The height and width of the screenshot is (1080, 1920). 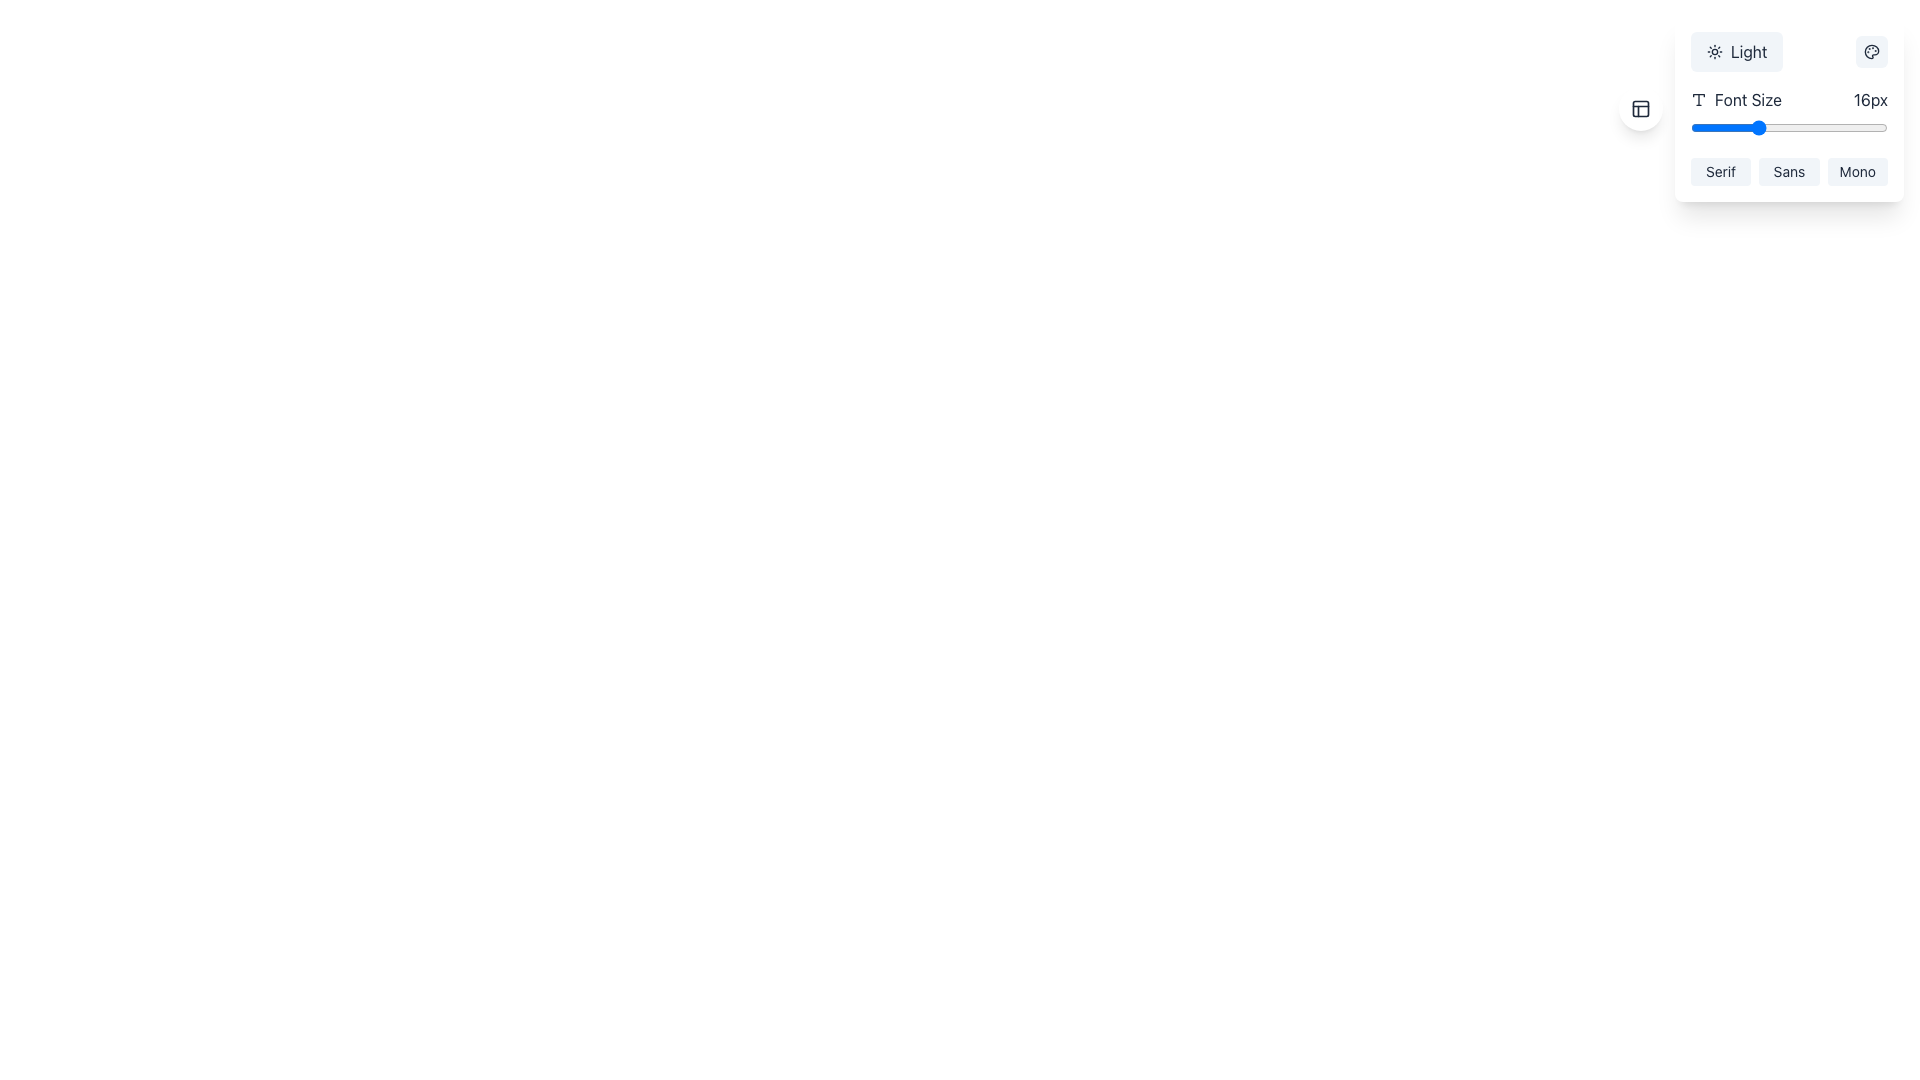 I want to click on font size, so click(x=1822, y=127).